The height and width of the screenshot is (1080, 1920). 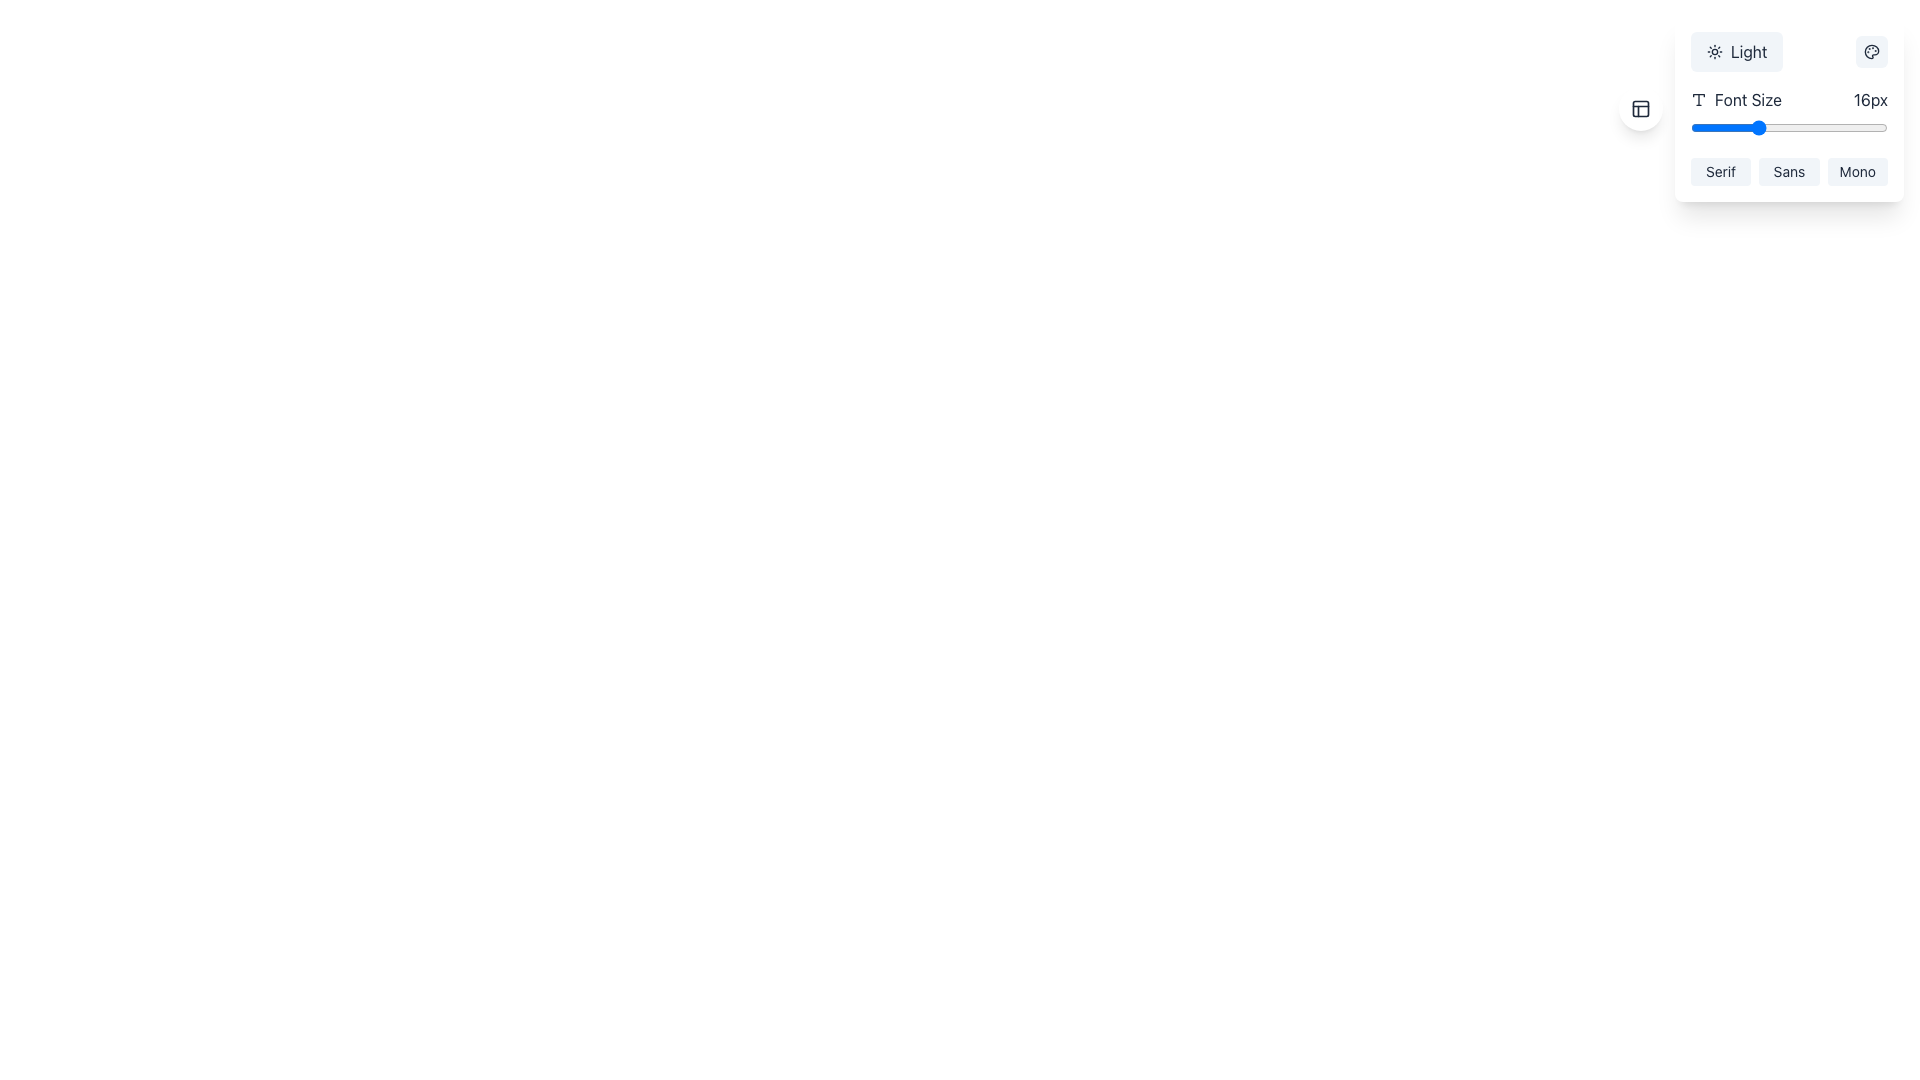 I want to click on font size, so click(x=1822, y=127).